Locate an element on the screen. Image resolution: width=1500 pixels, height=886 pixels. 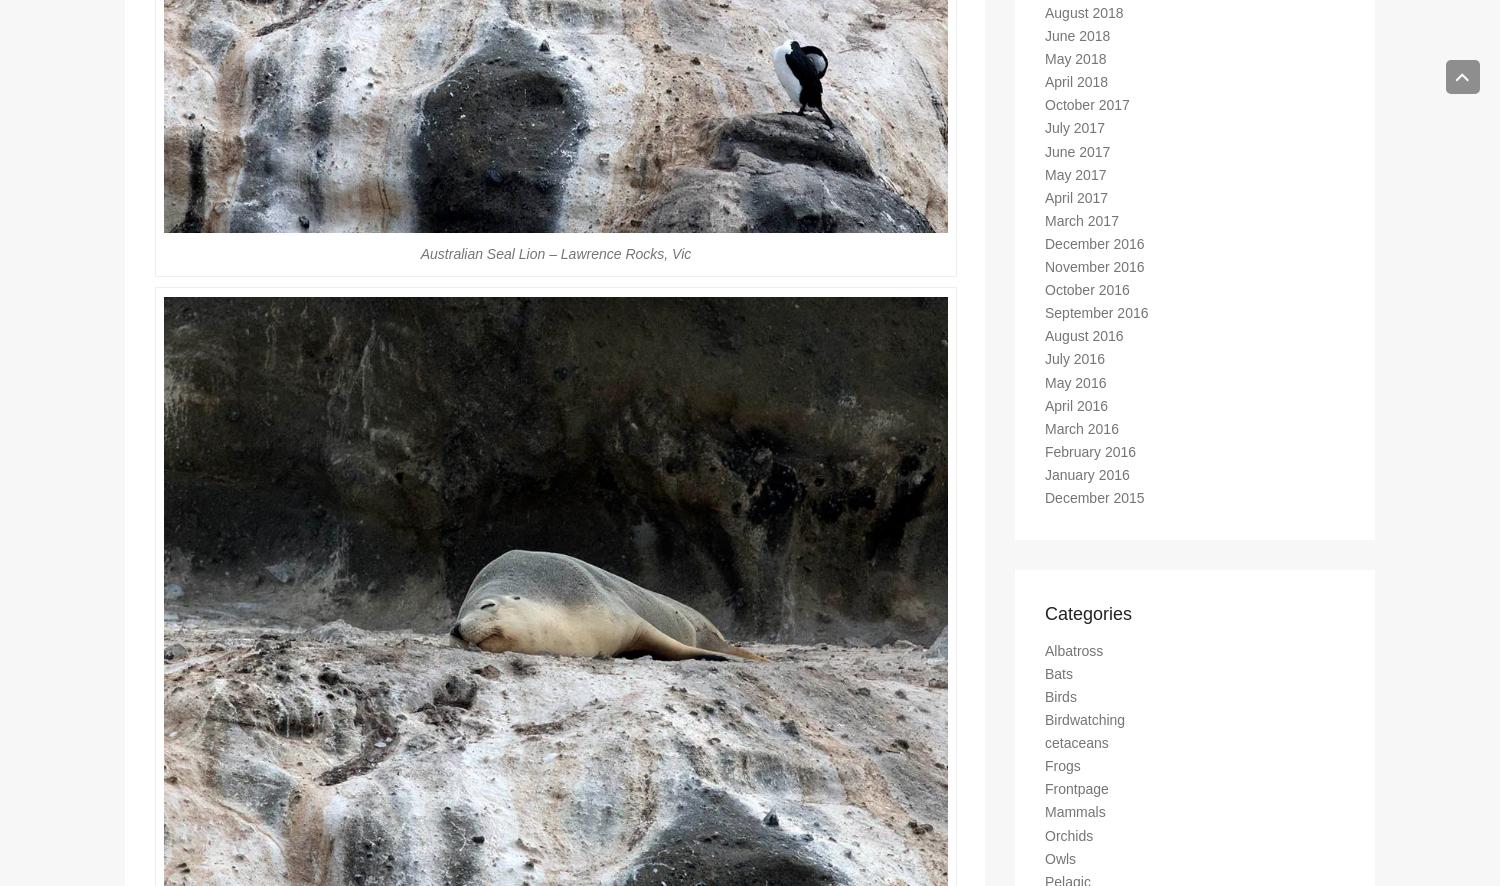
'February 2016' is located at coordinates (1089, 460).